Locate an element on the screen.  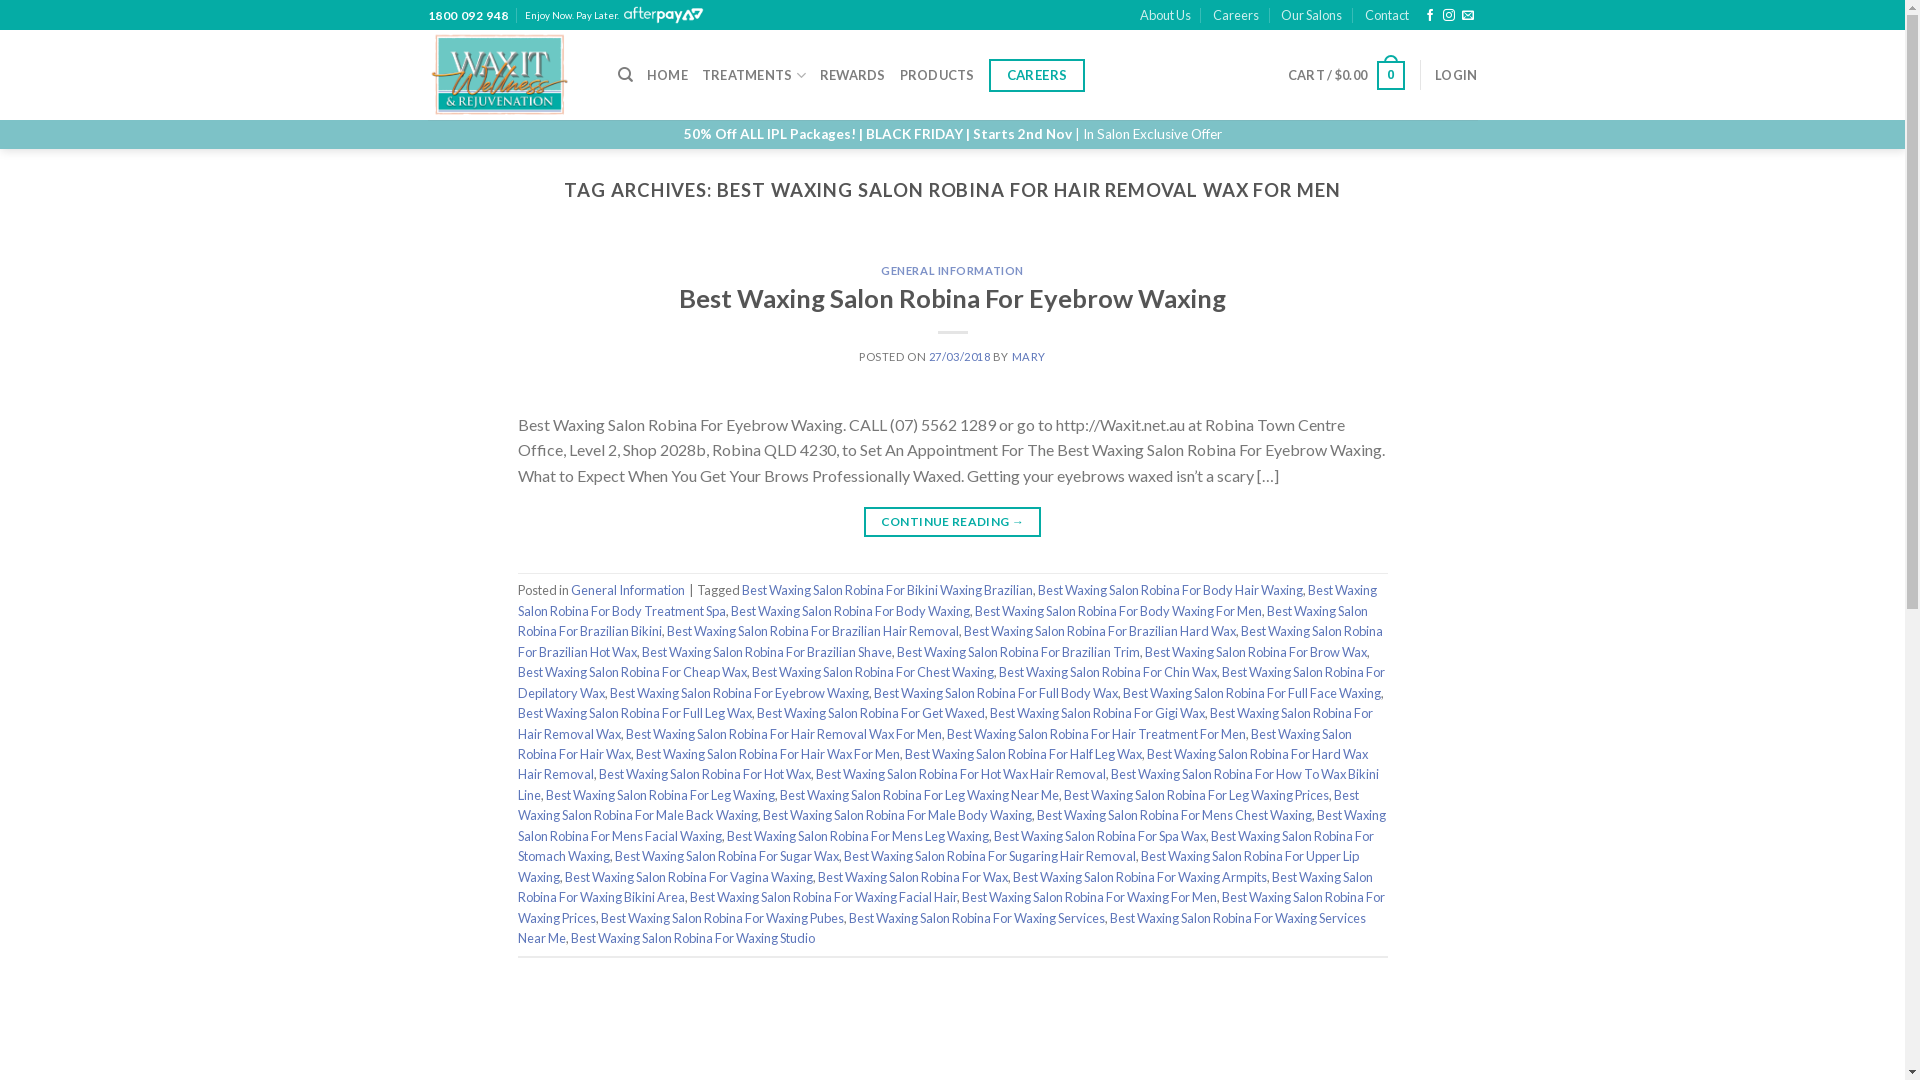
'Best Waxing Salon Robina For Mens Chest Waxing' is located at coordinates (1173, 814).